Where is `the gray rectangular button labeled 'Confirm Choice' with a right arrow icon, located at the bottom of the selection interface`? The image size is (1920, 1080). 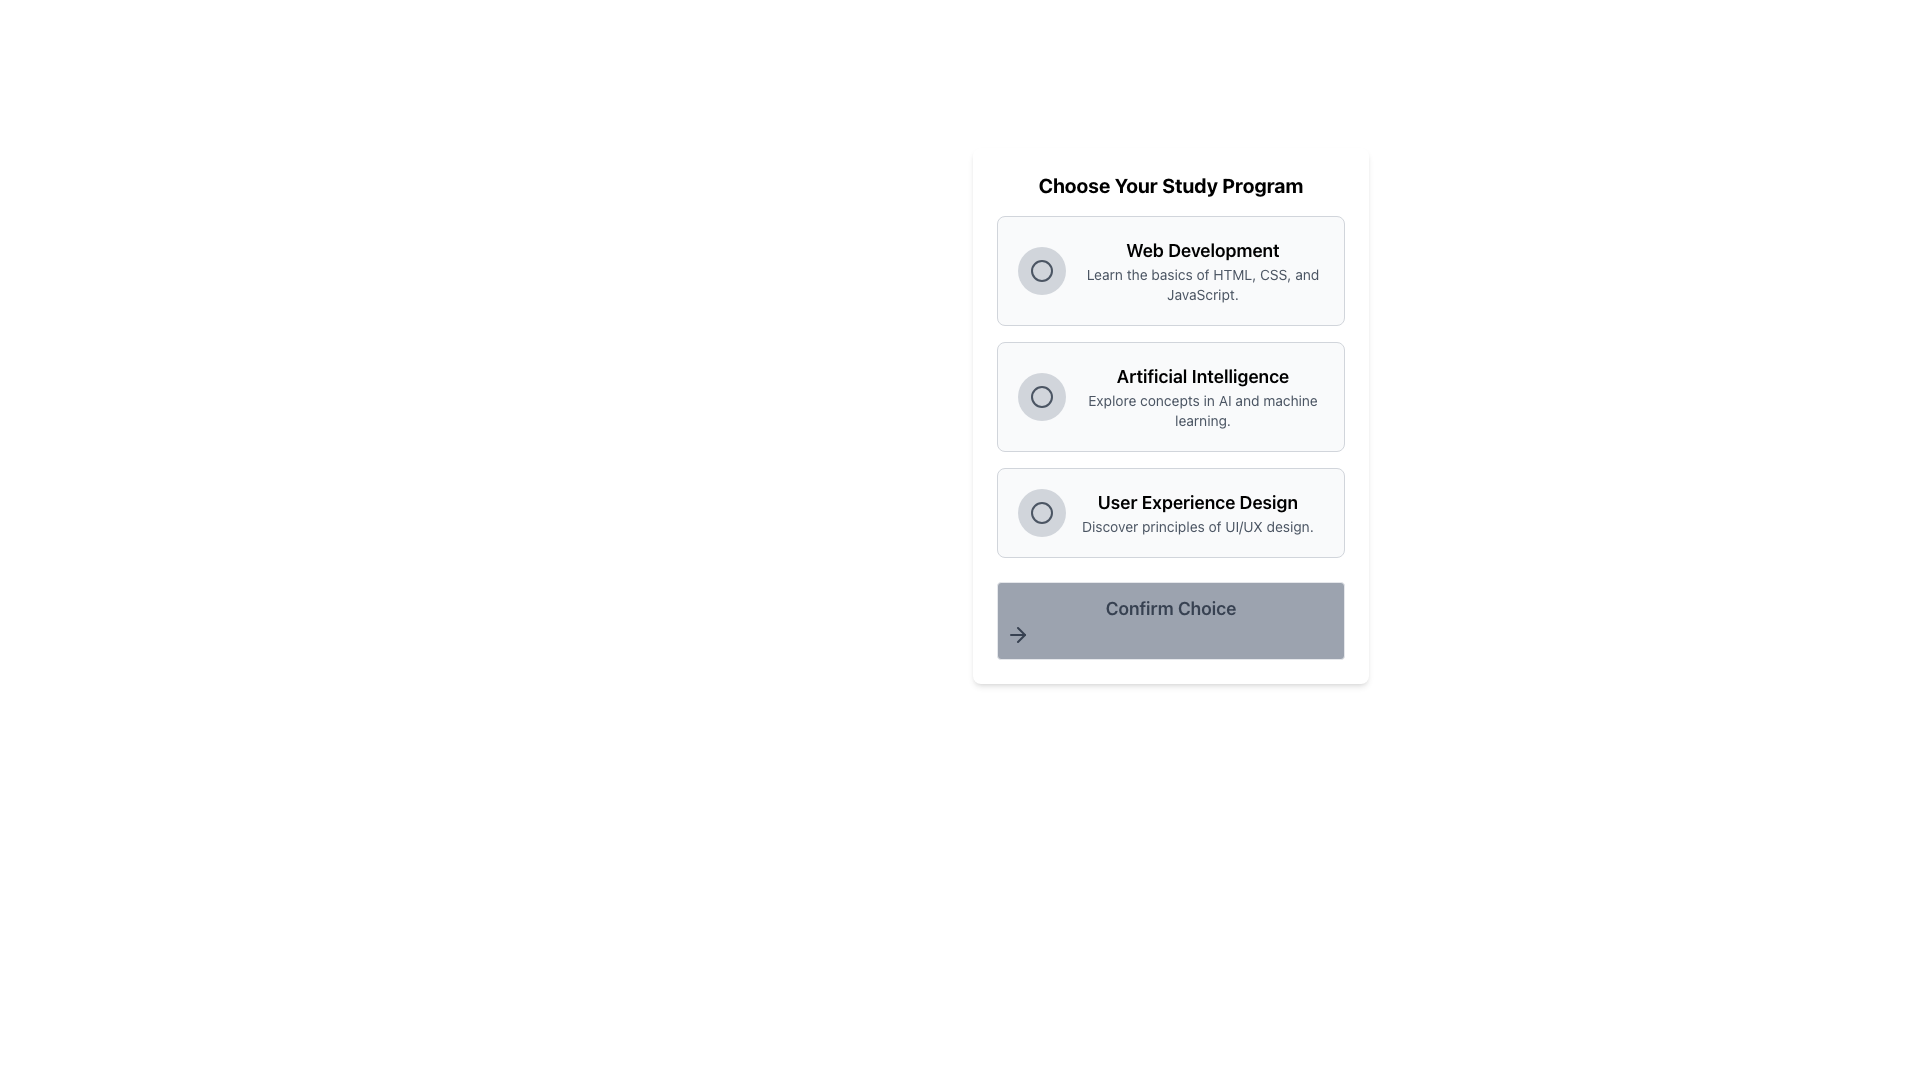 the gray rectangular button labeled 'Confirm Choice' with a right arrow icon, located at the bottom of the selection interface is located at coordinates (1171, 620).